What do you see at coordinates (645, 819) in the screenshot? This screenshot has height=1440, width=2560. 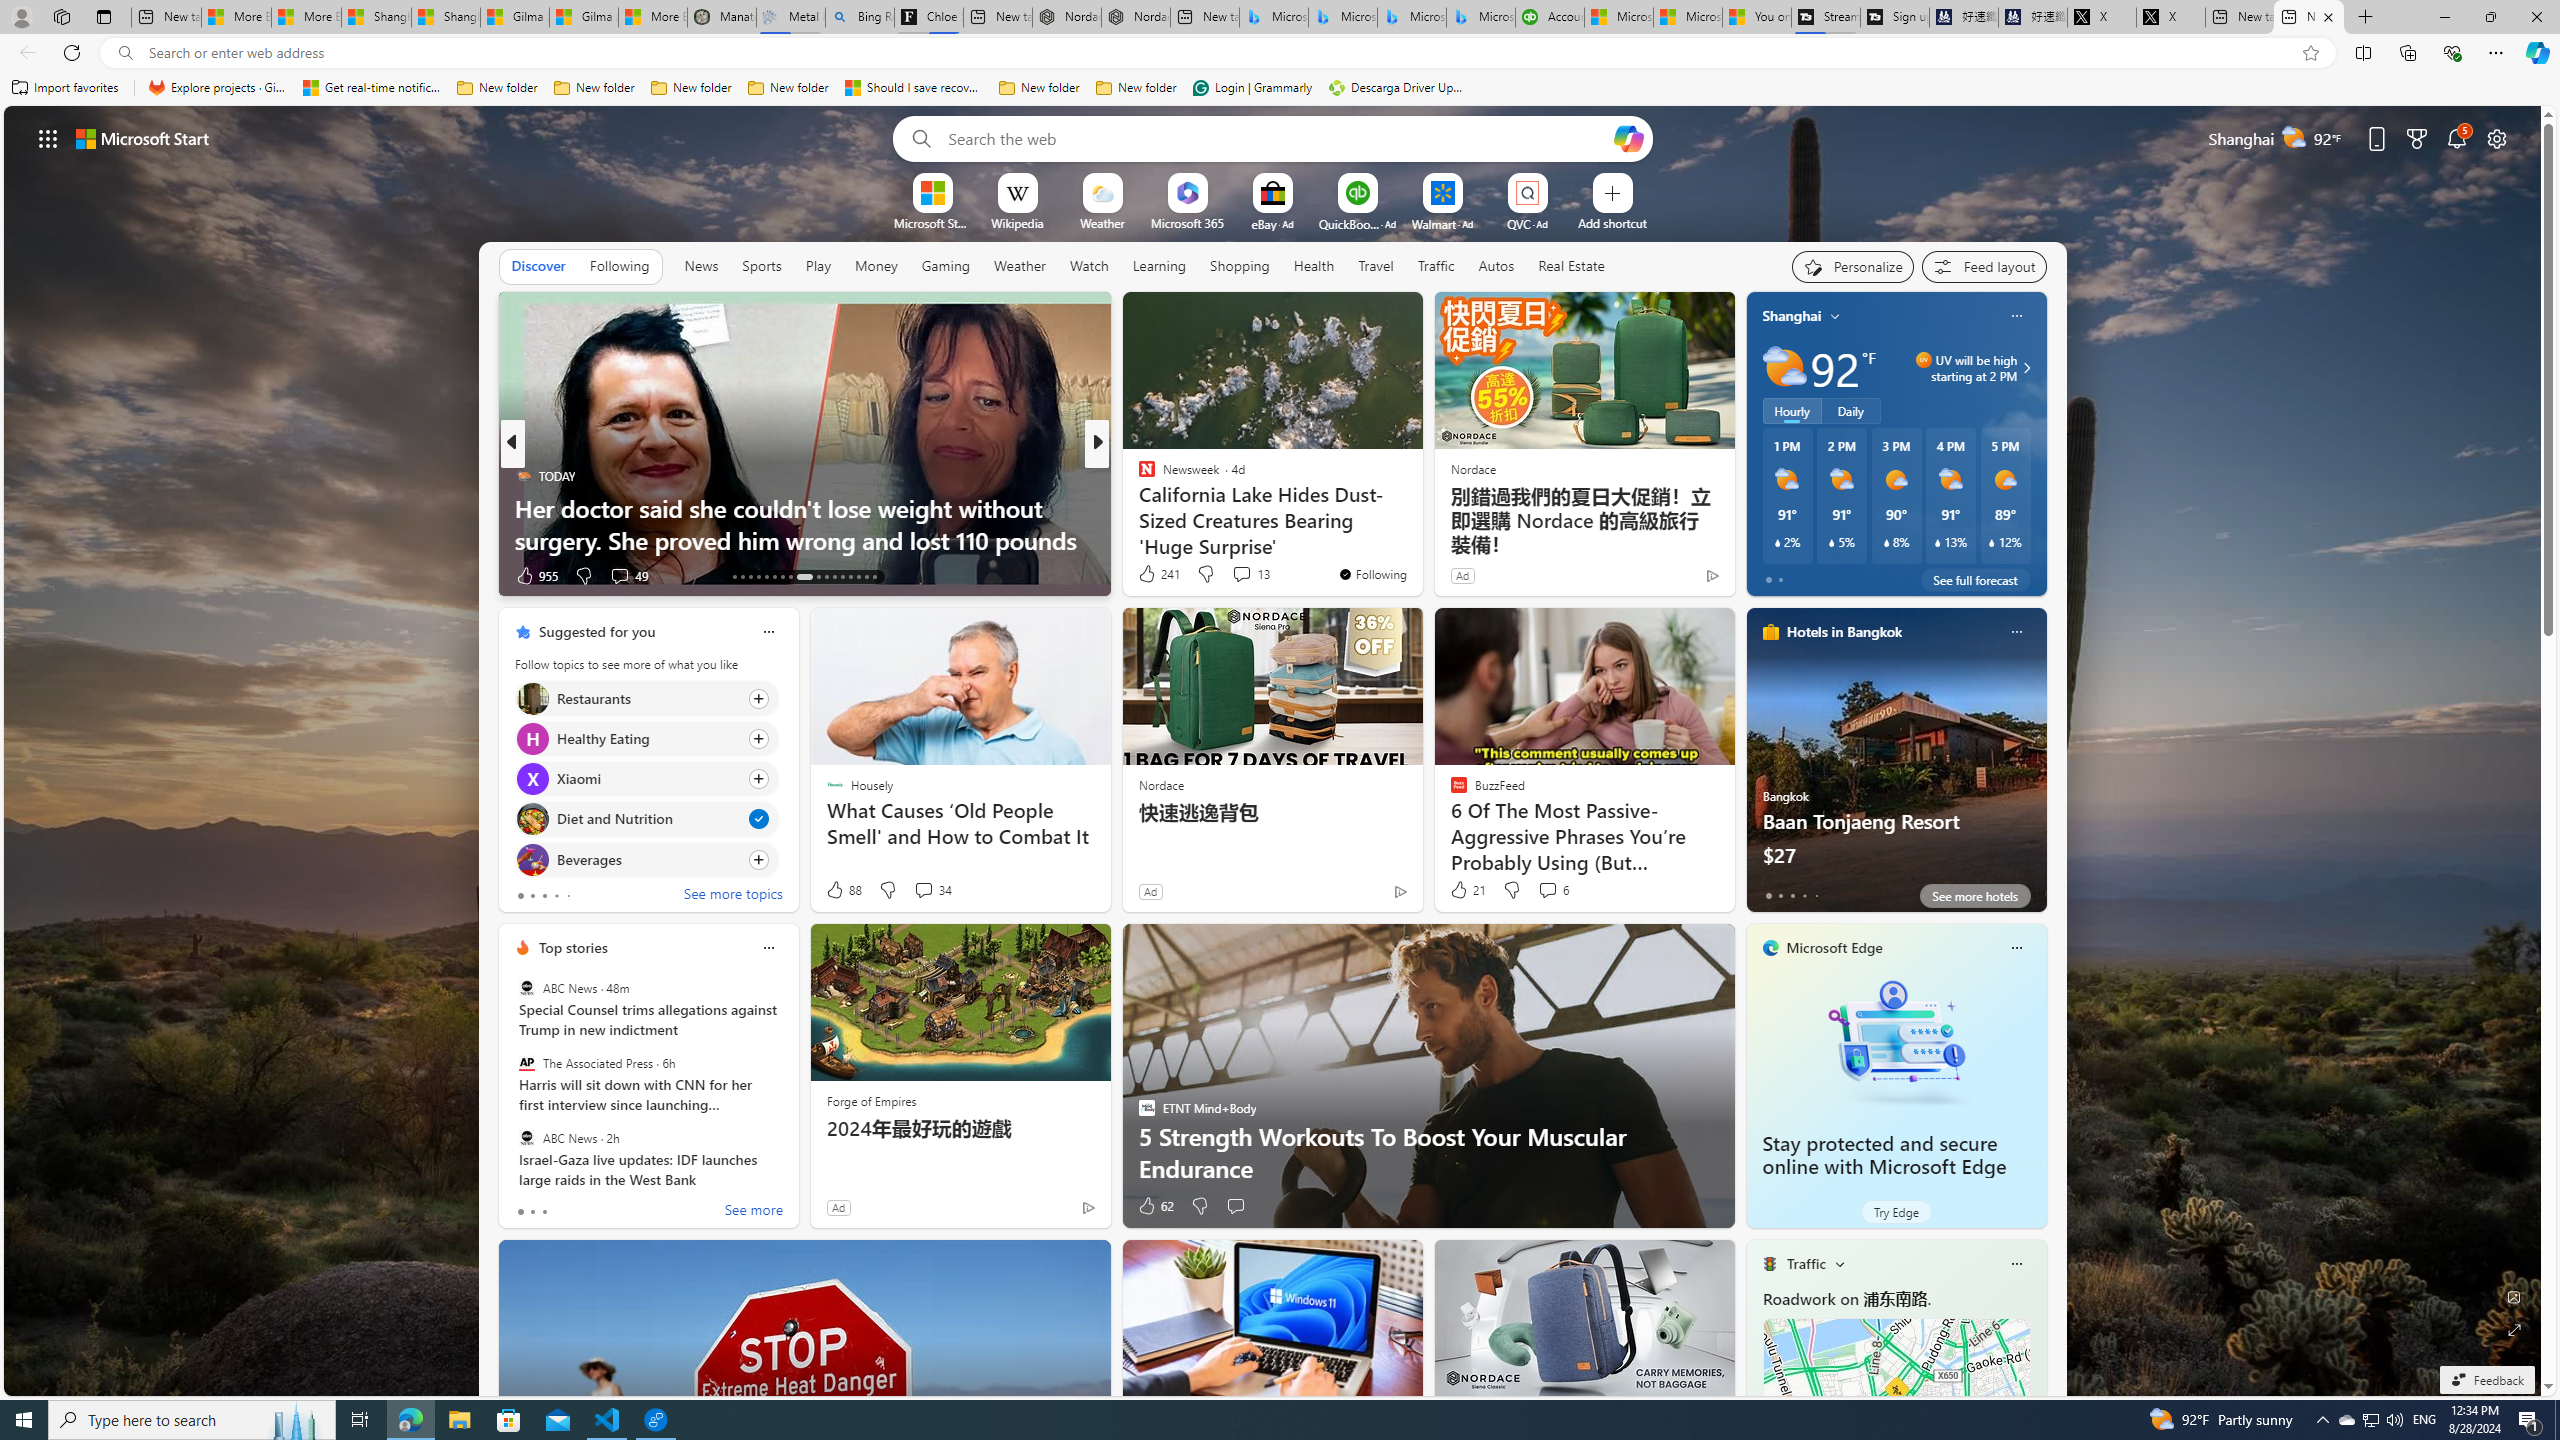 I see `'Click to unfollow topic Diet and Nutrition'` at bounding box center [645, 819].